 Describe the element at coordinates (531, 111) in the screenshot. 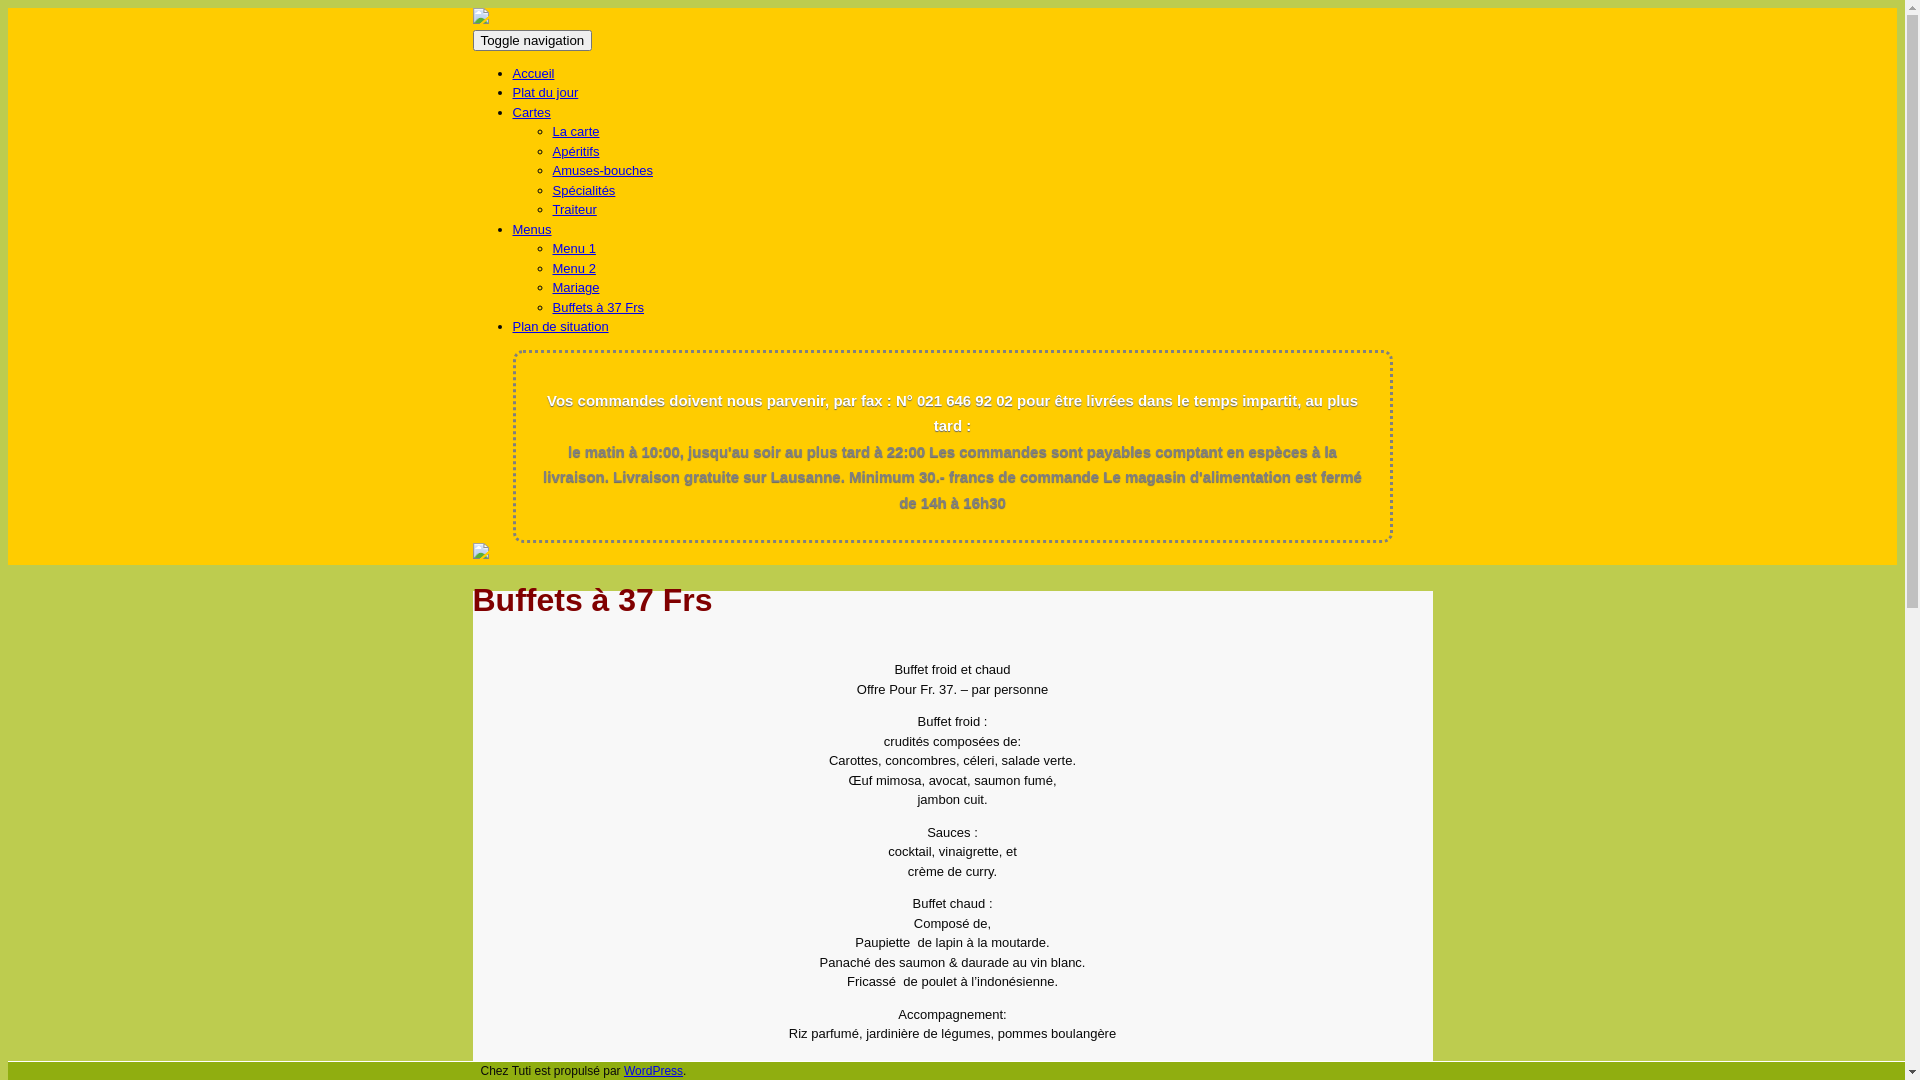

I see `'Cartes'` at that location.